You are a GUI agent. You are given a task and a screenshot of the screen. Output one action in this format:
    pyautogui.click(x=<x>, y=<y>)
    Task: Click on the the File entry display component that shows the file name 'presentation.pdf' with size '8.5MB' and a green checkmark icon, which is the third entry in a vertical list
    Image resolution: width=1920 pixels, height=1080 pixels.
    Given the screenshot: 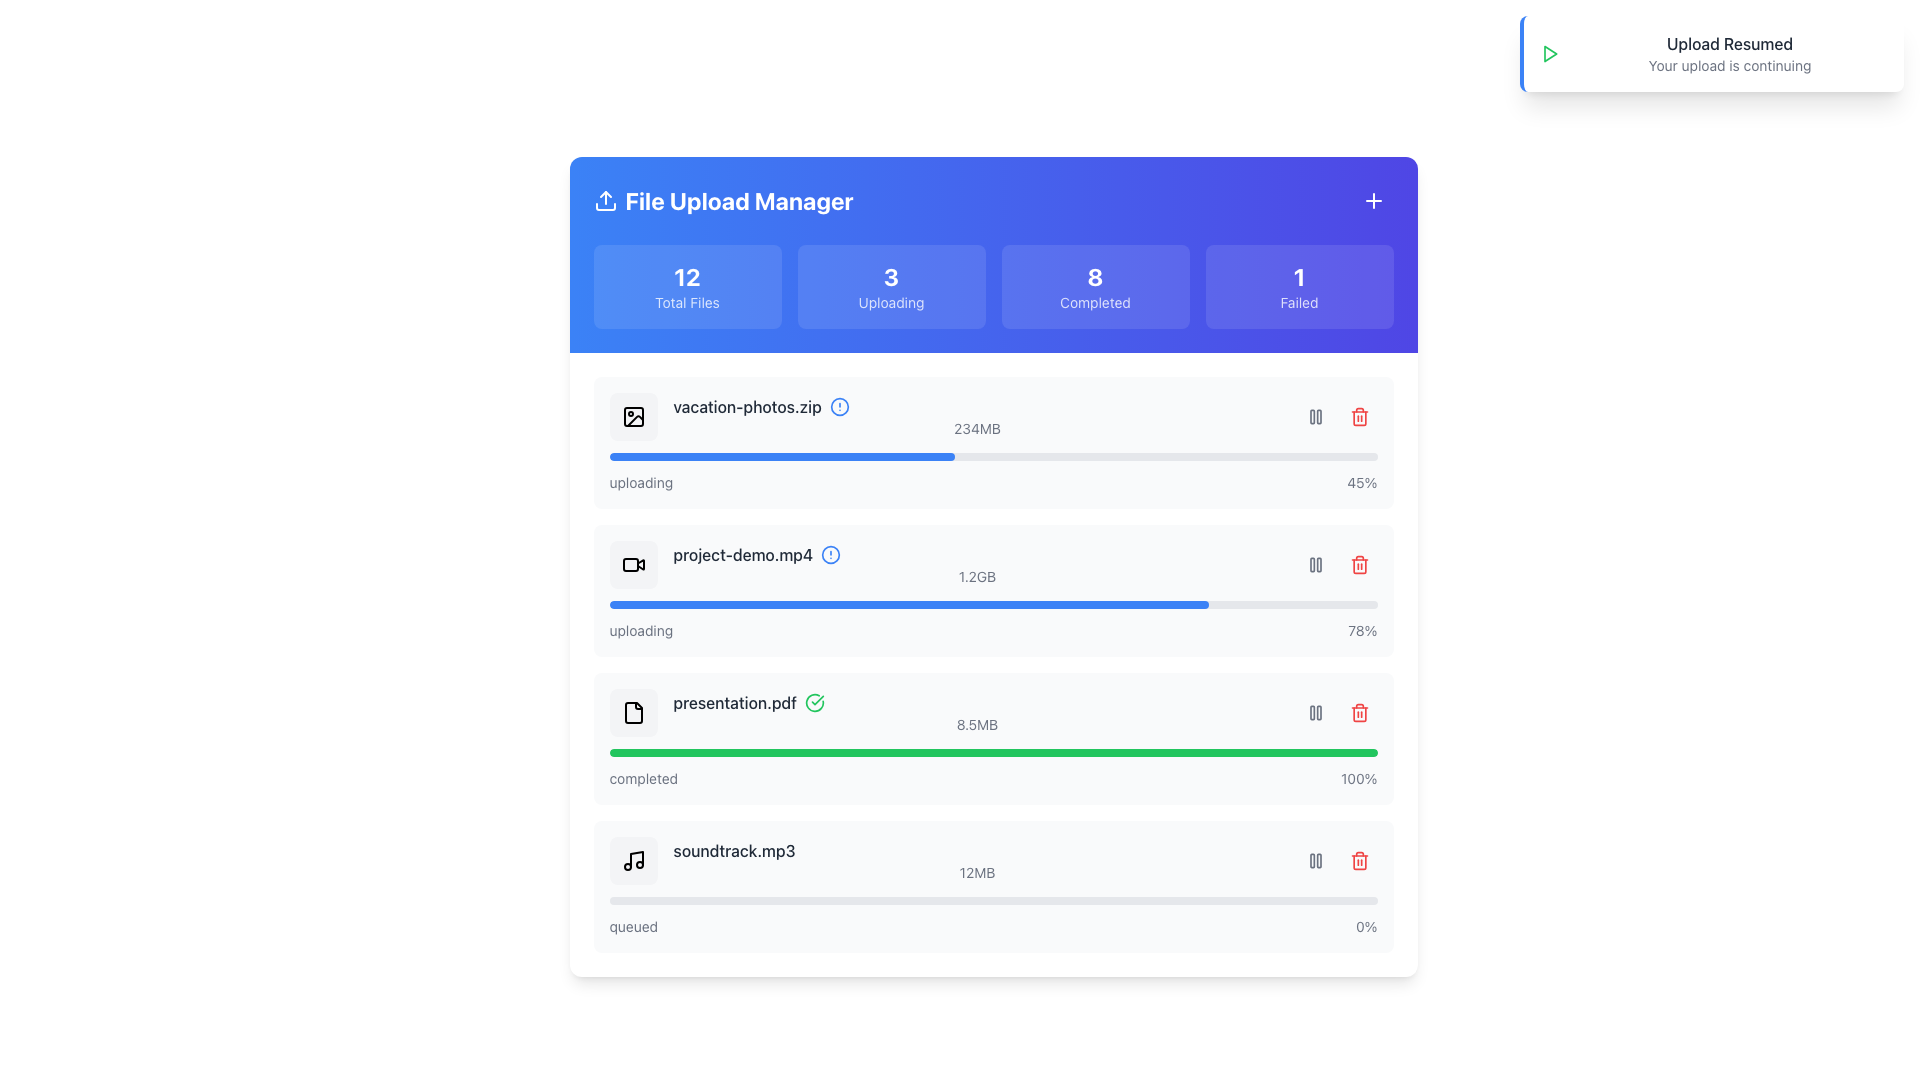 What is the action you would take?
    pyautogui.click(x=993, y=712)
    